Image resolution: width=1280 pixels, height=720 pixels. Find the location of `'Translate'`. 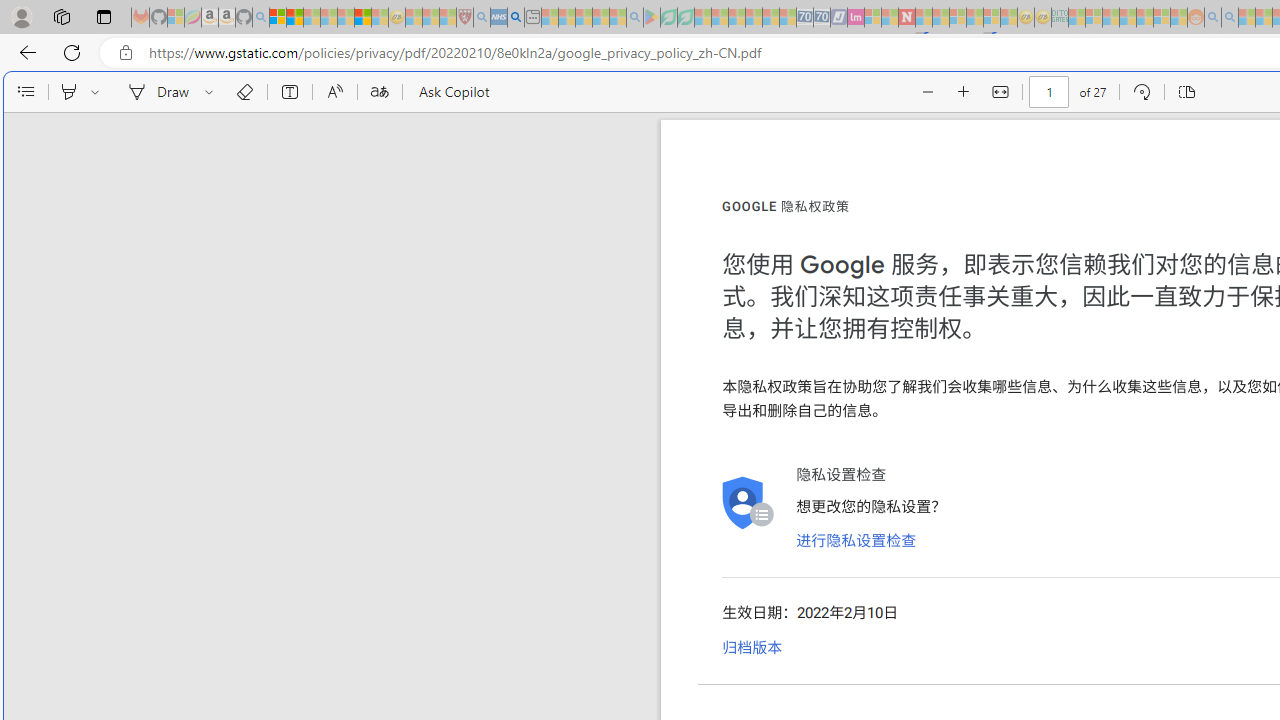

'Translate' is located at coordinates (379, 92).